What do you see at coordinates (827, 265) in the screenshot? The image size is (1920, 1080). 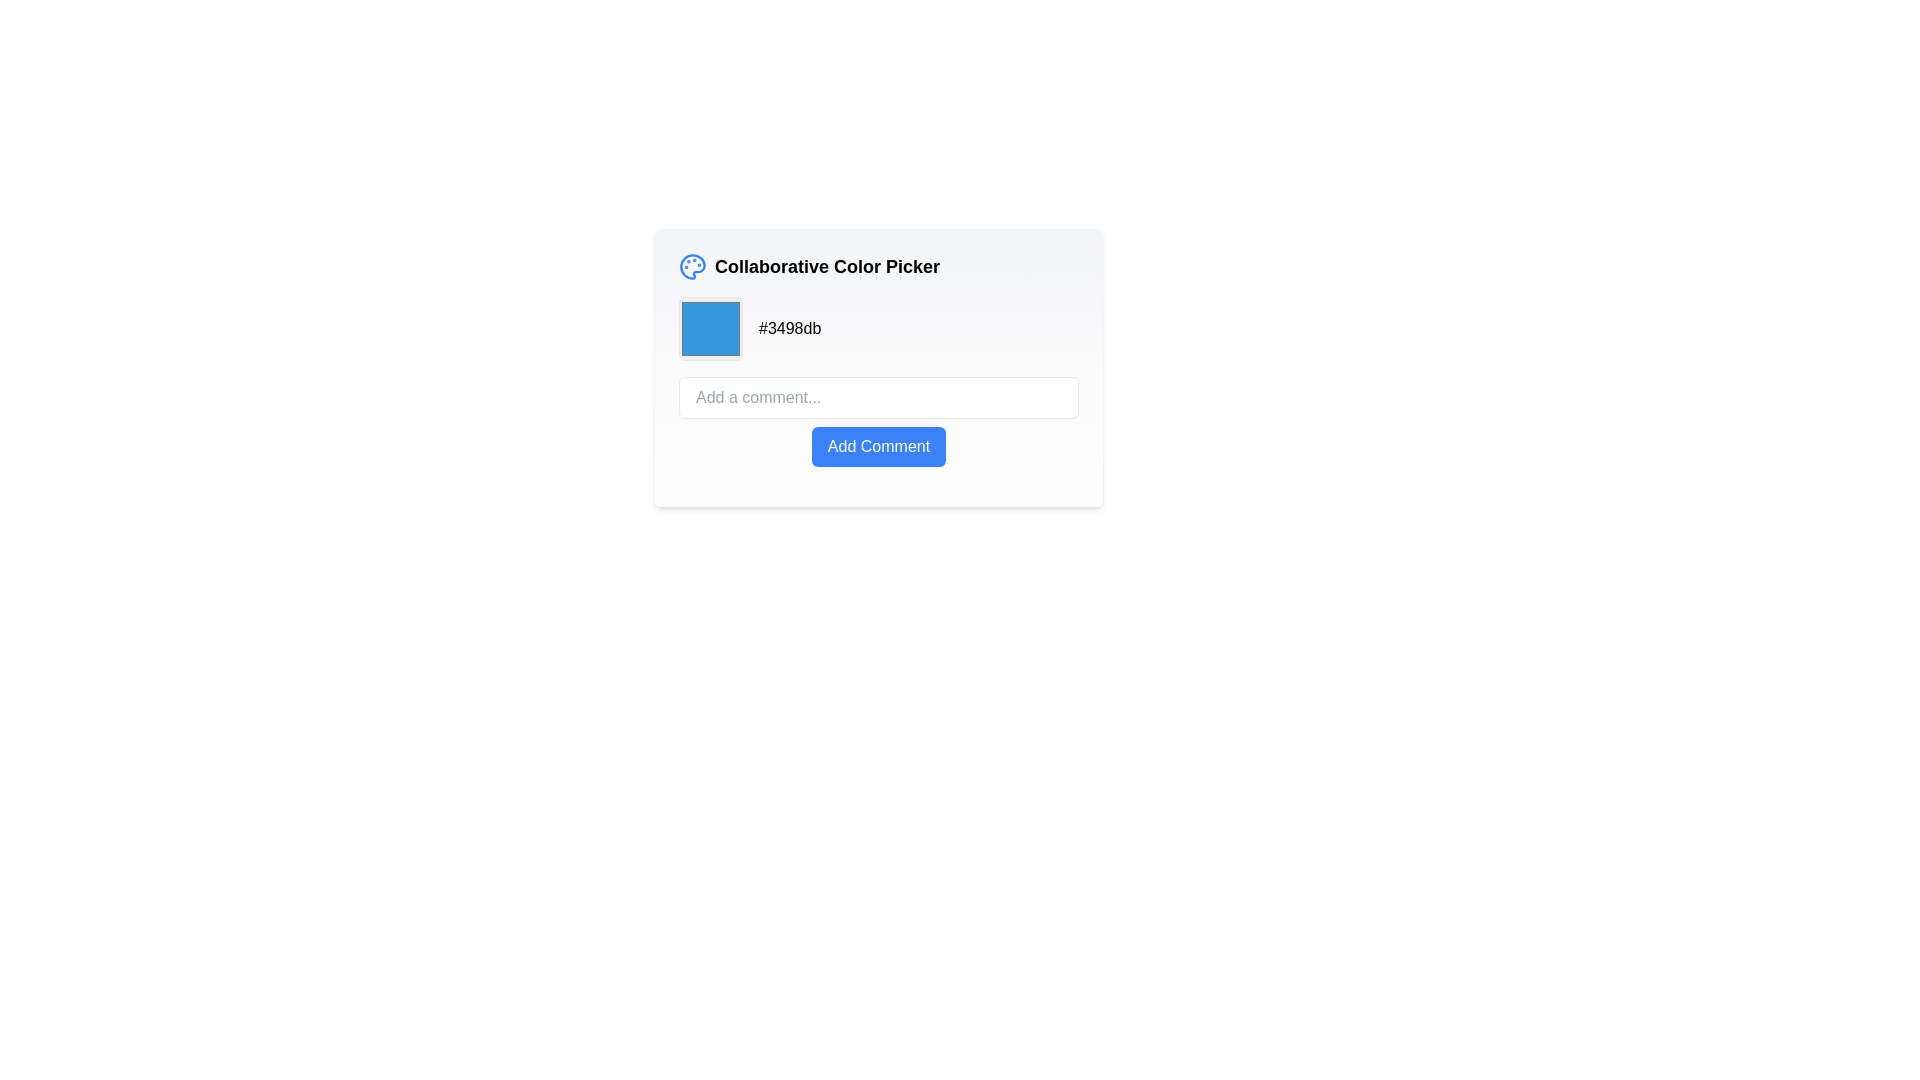 I see `displayed text of the label positioned to the right of the palette icon, aligned horizontally with it, serving as a title for the collaborative color selection feature` at bounding box center [827, 265].